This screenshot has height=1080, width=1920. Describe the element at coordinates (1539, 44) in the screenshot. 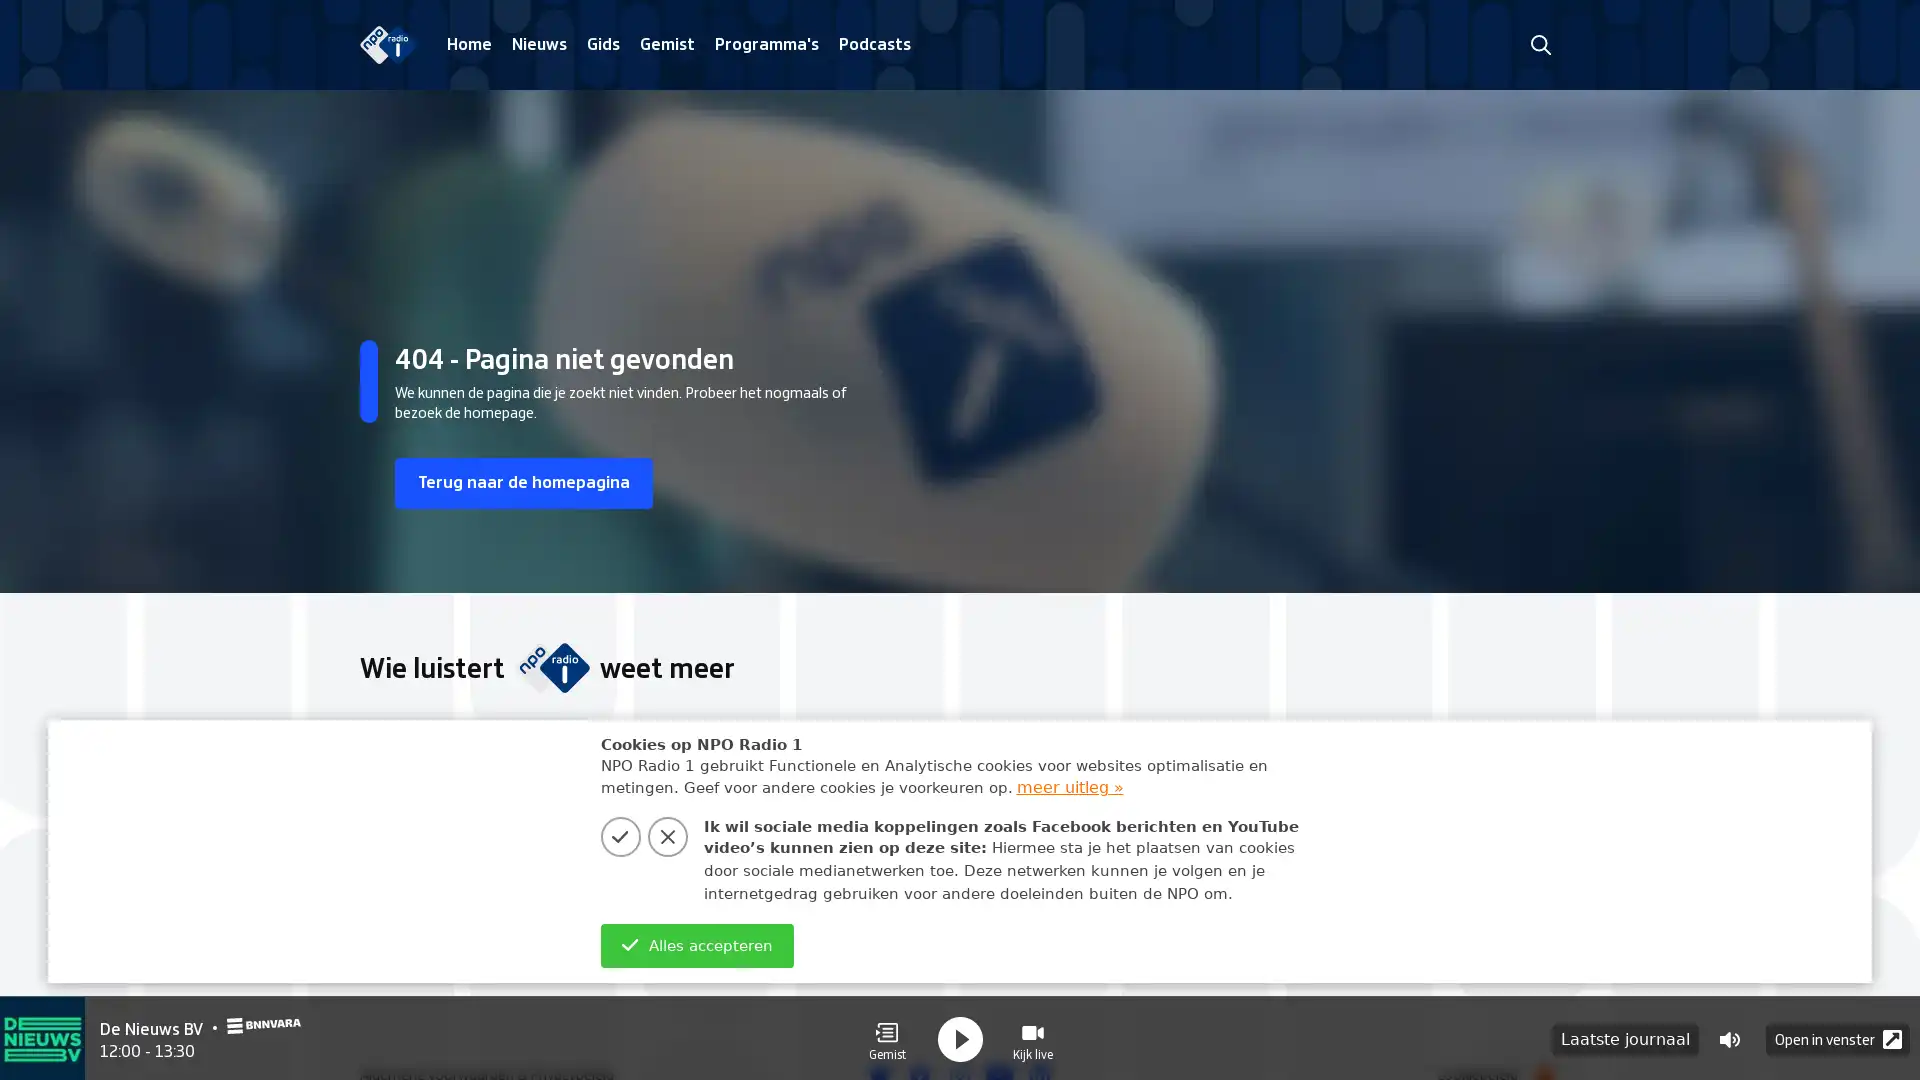

I see `zoeken` at that location.